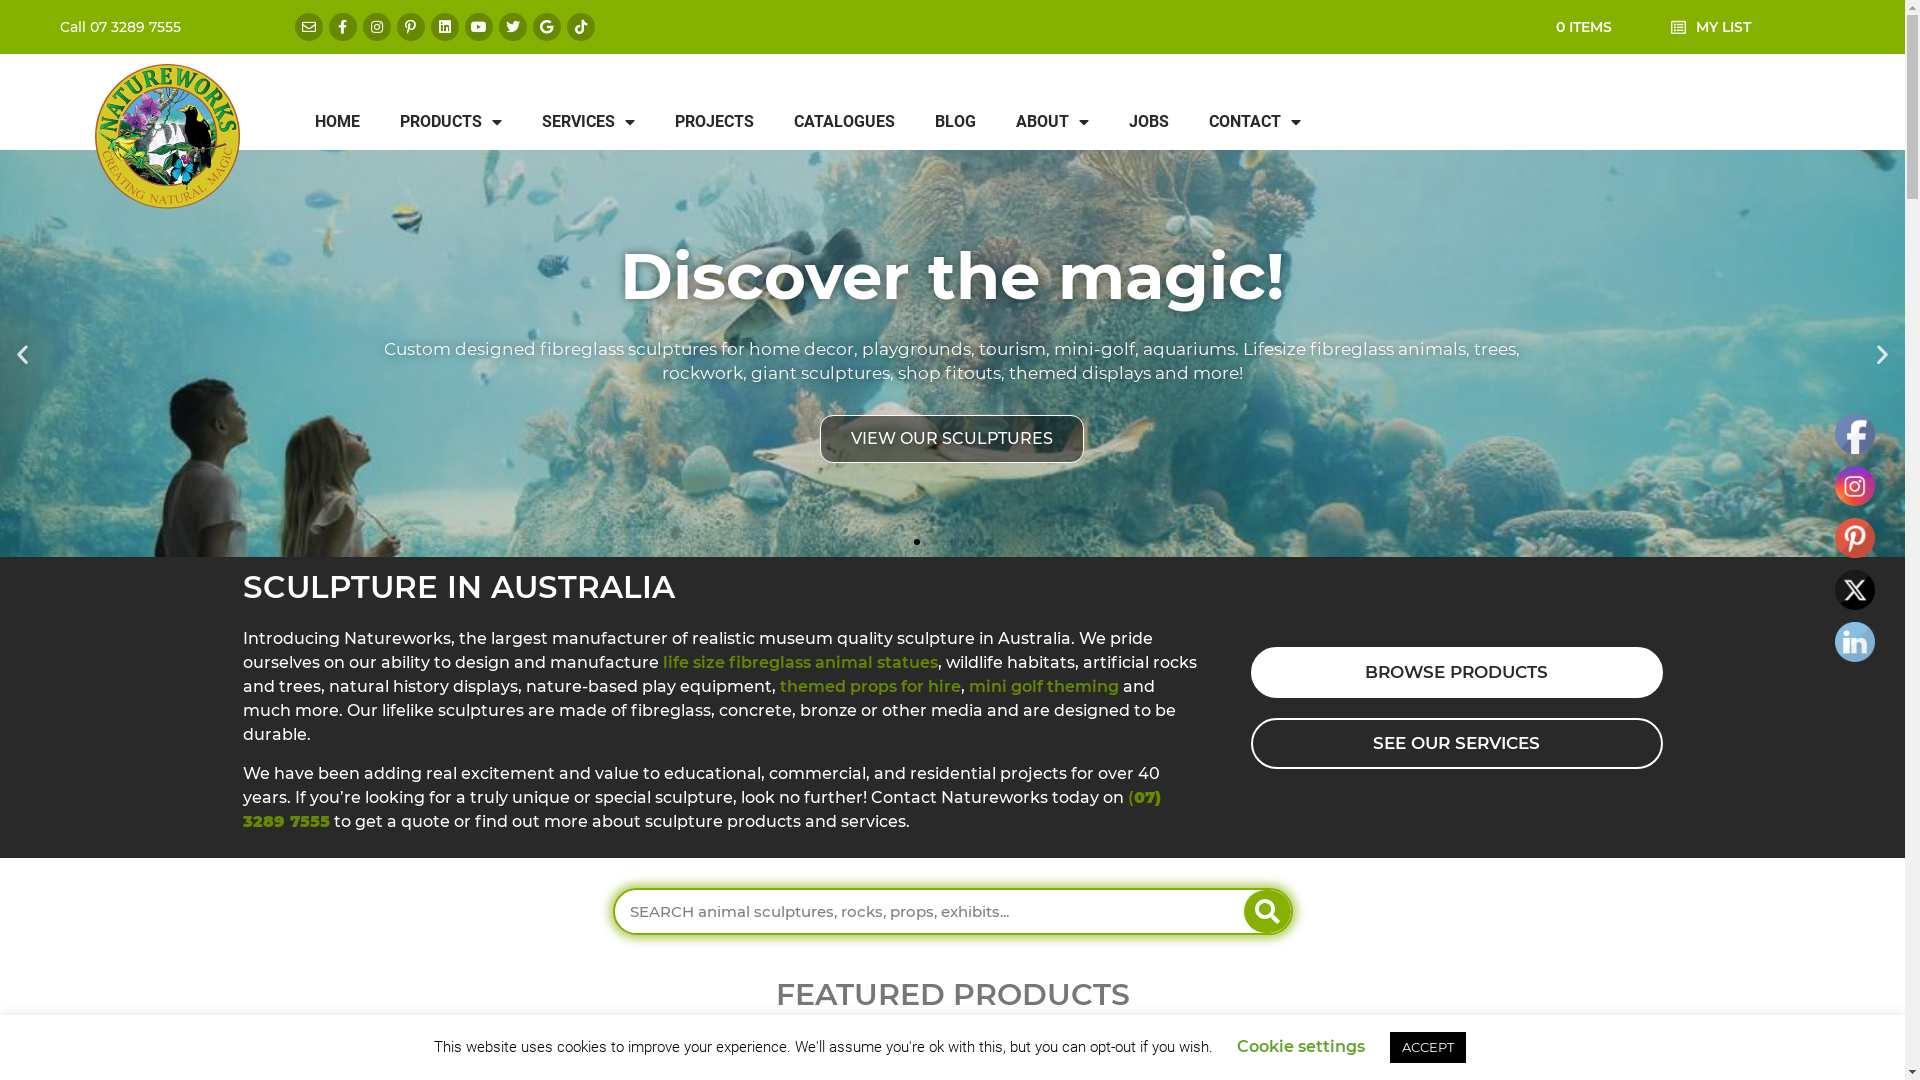  I want to click on 'MY LIST', so click(1694, 27).